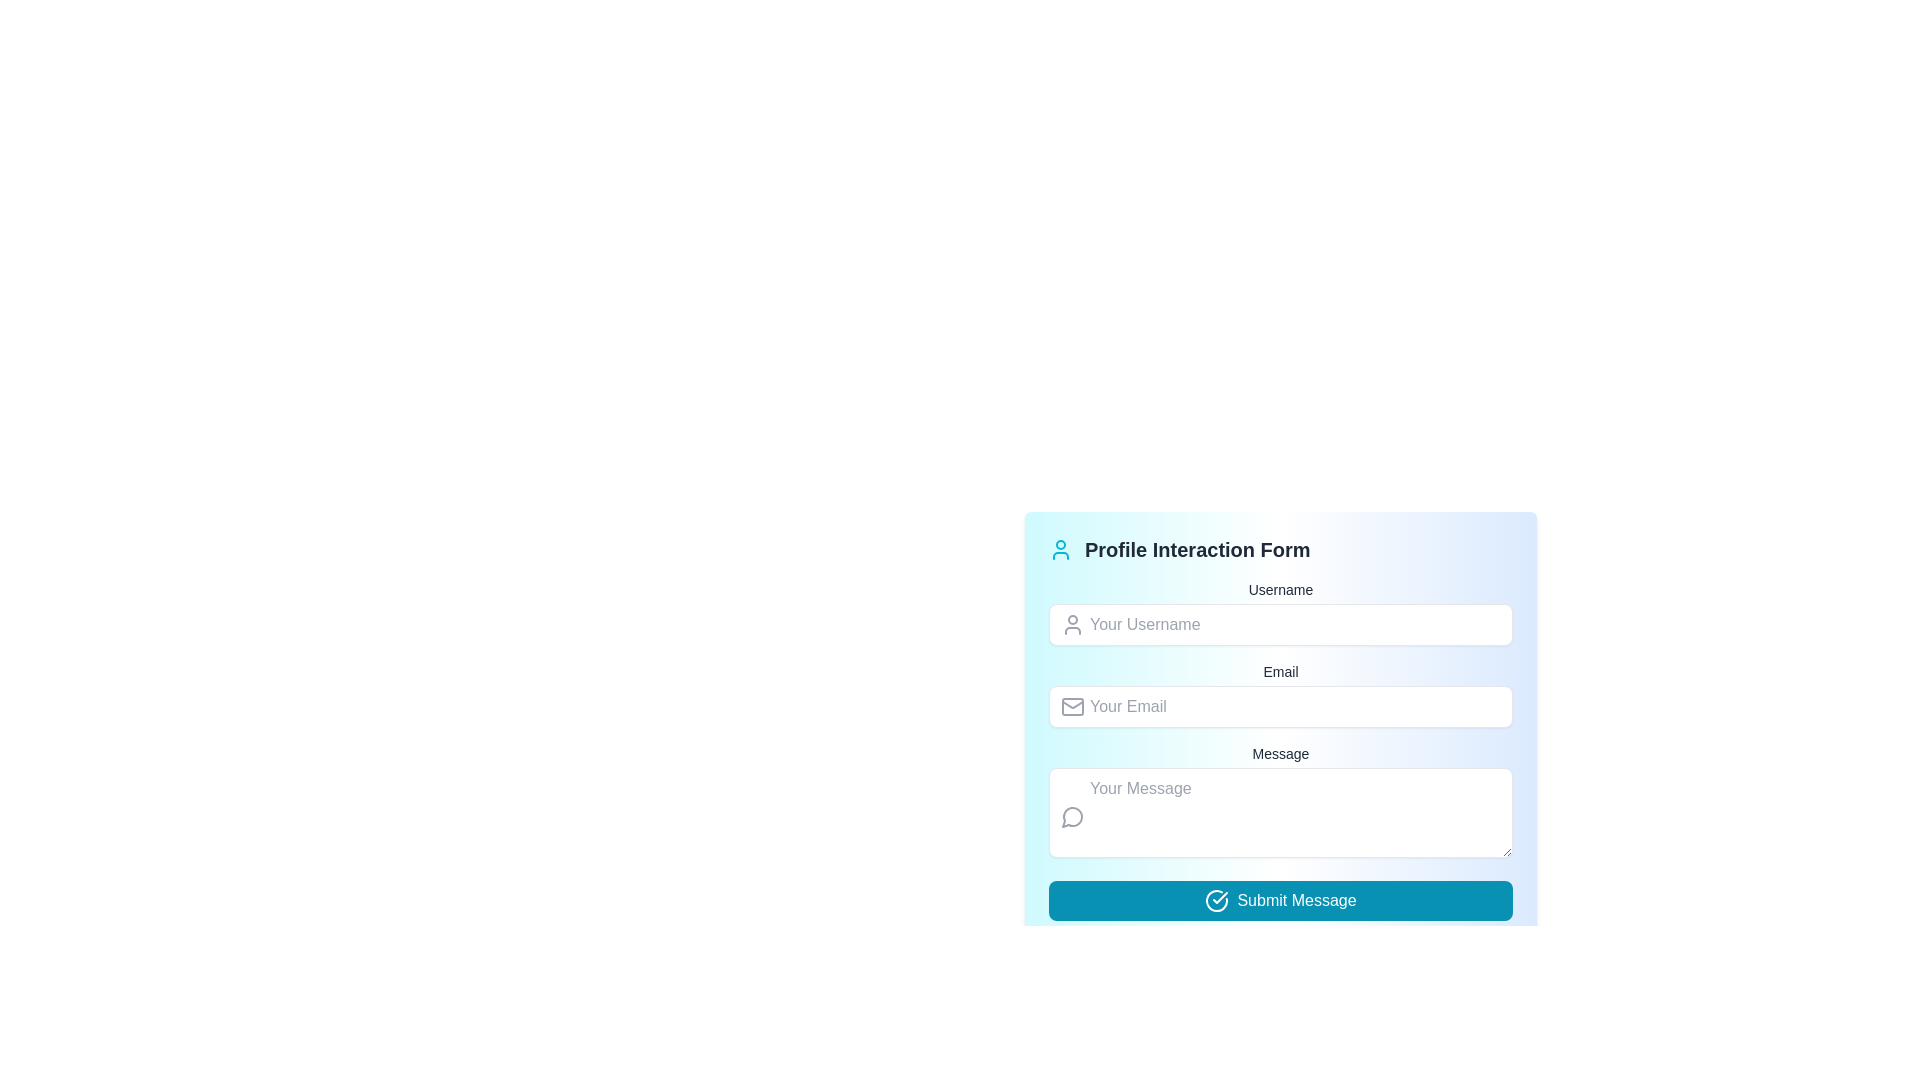  Describe the element at coordinates (1071, 817) in the screenshot. I see `the chat bubble icon located to the left of the 'Profile Interaction Form' header, which is designed as a simple outlined circular shape with a tail resembling a speech balloon` at that location.